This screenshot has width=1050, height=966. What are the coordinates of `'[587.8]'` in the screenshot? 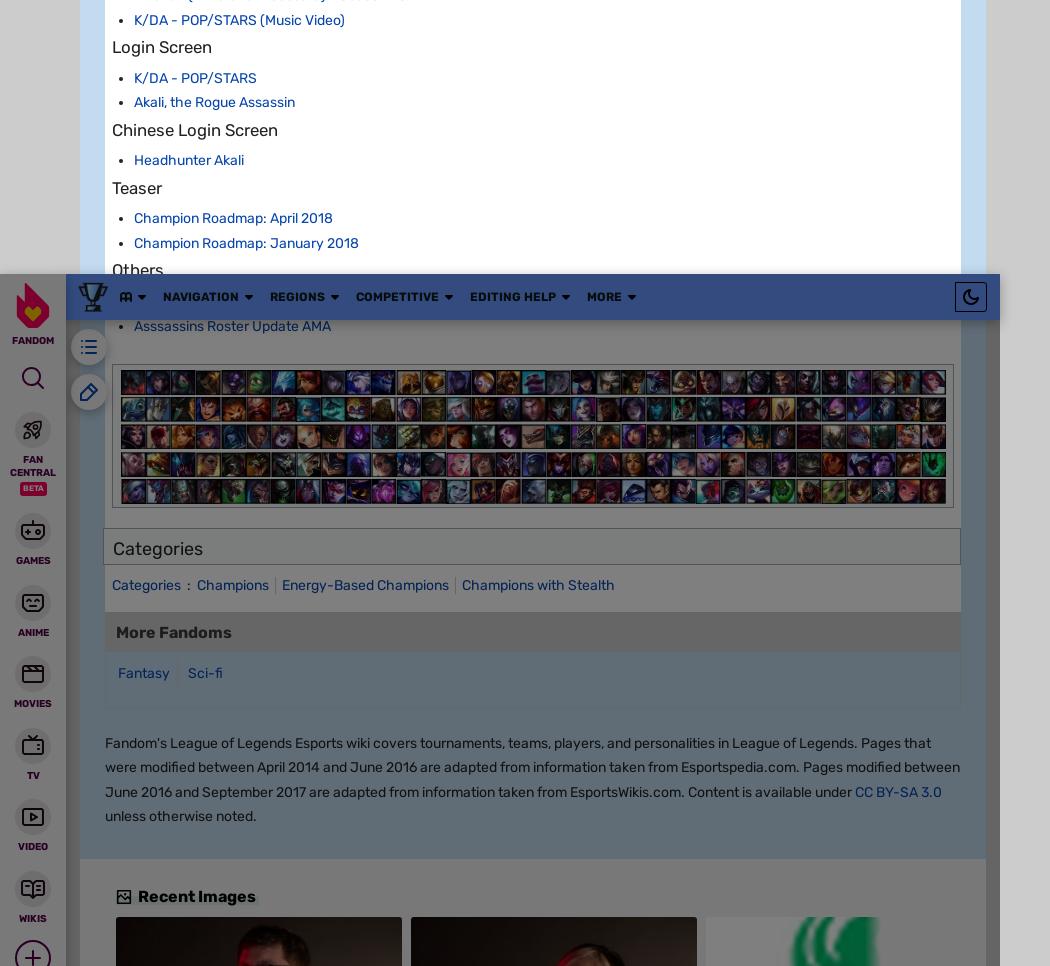 It's located at (268, 716).